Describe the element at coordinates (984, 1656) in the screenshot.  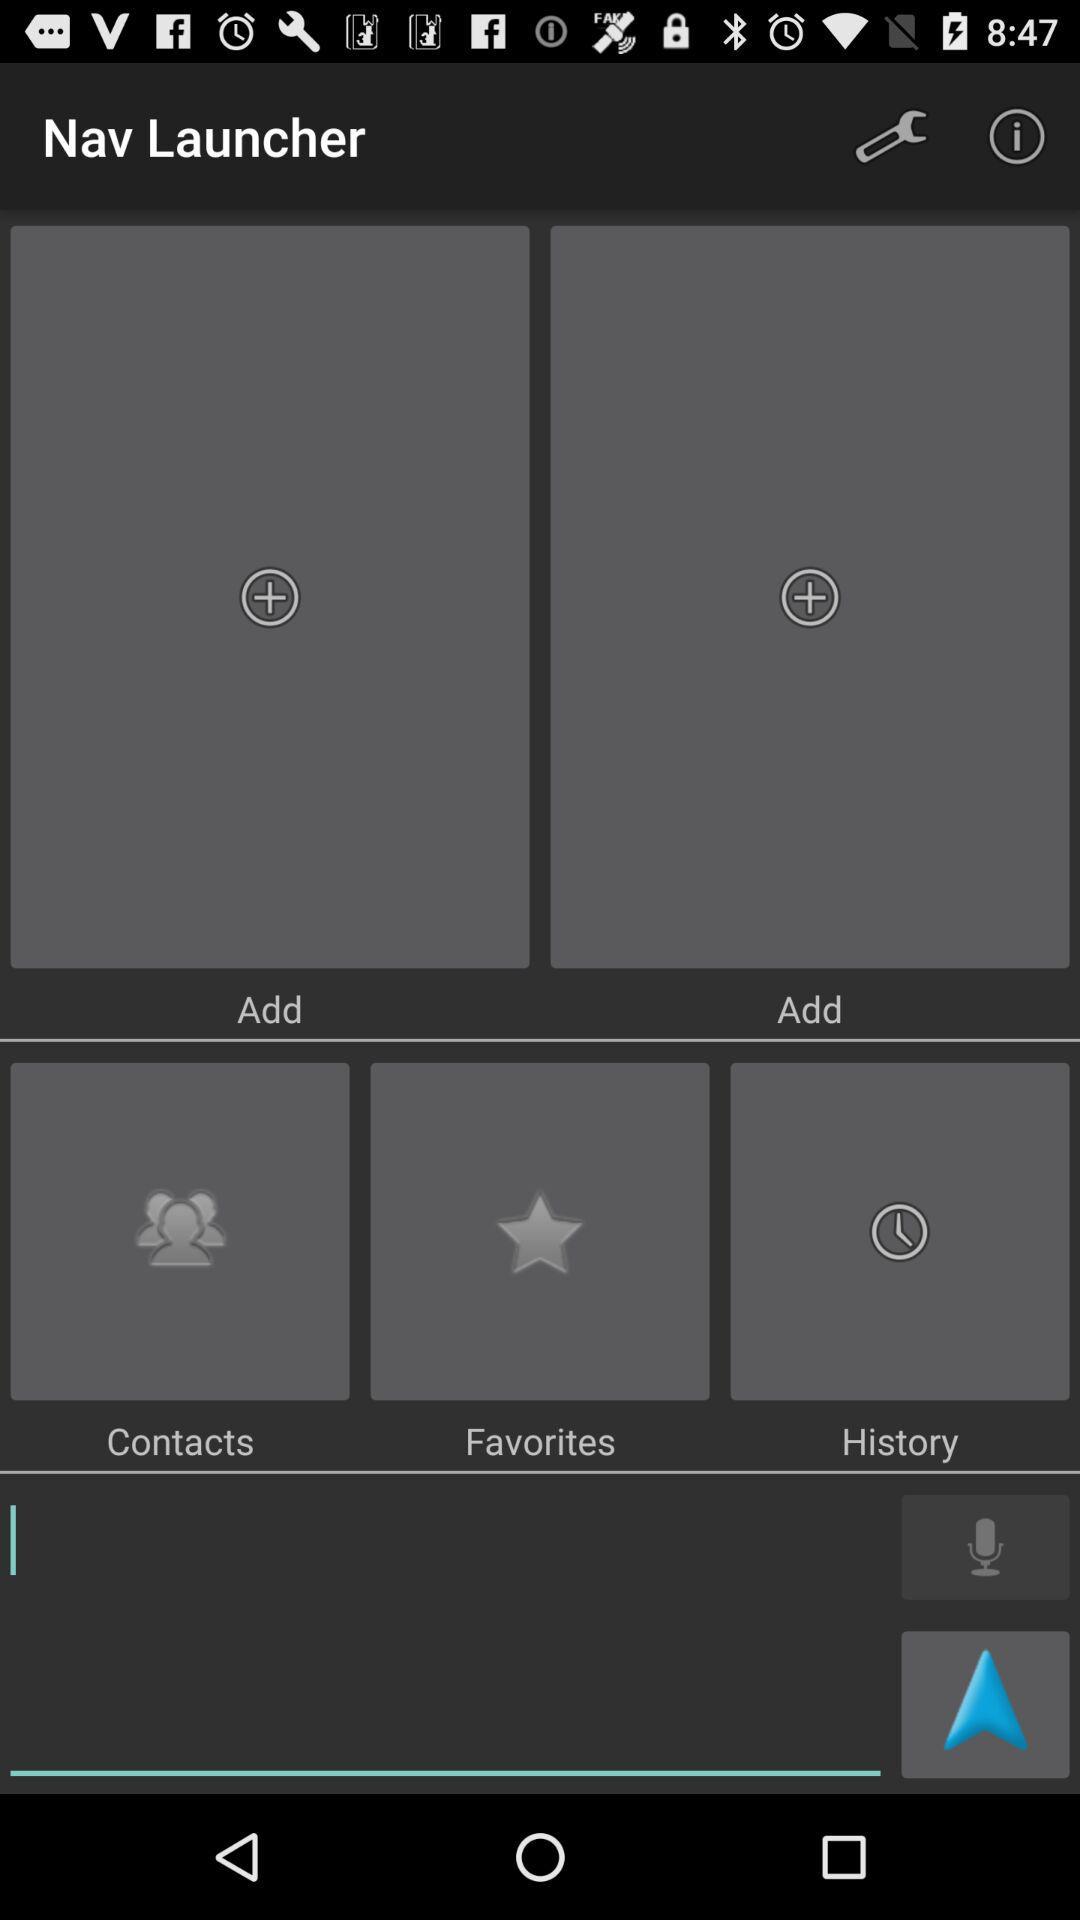
I see `the microphone icon` at that location.